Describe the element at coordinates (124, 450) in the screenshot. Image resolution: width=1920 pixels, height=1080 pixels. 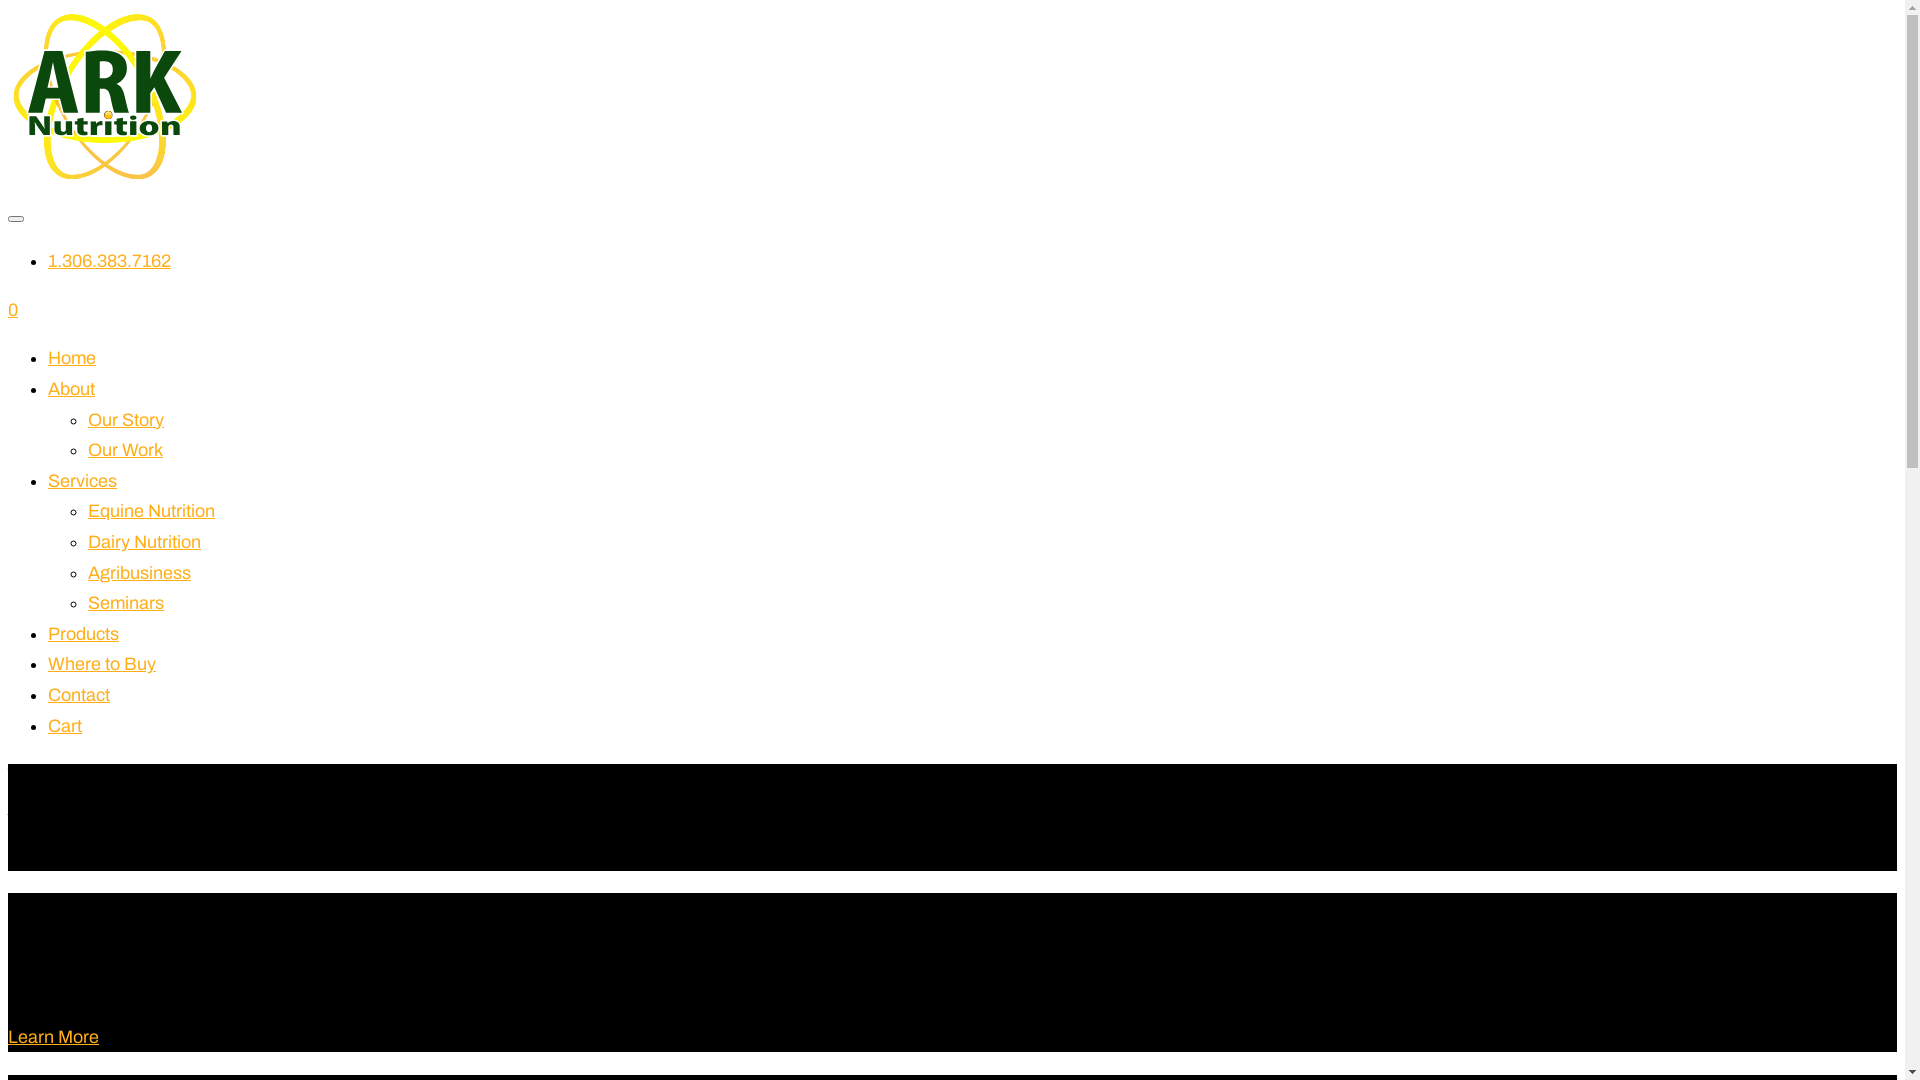
I see `'Our Work'` at that location.